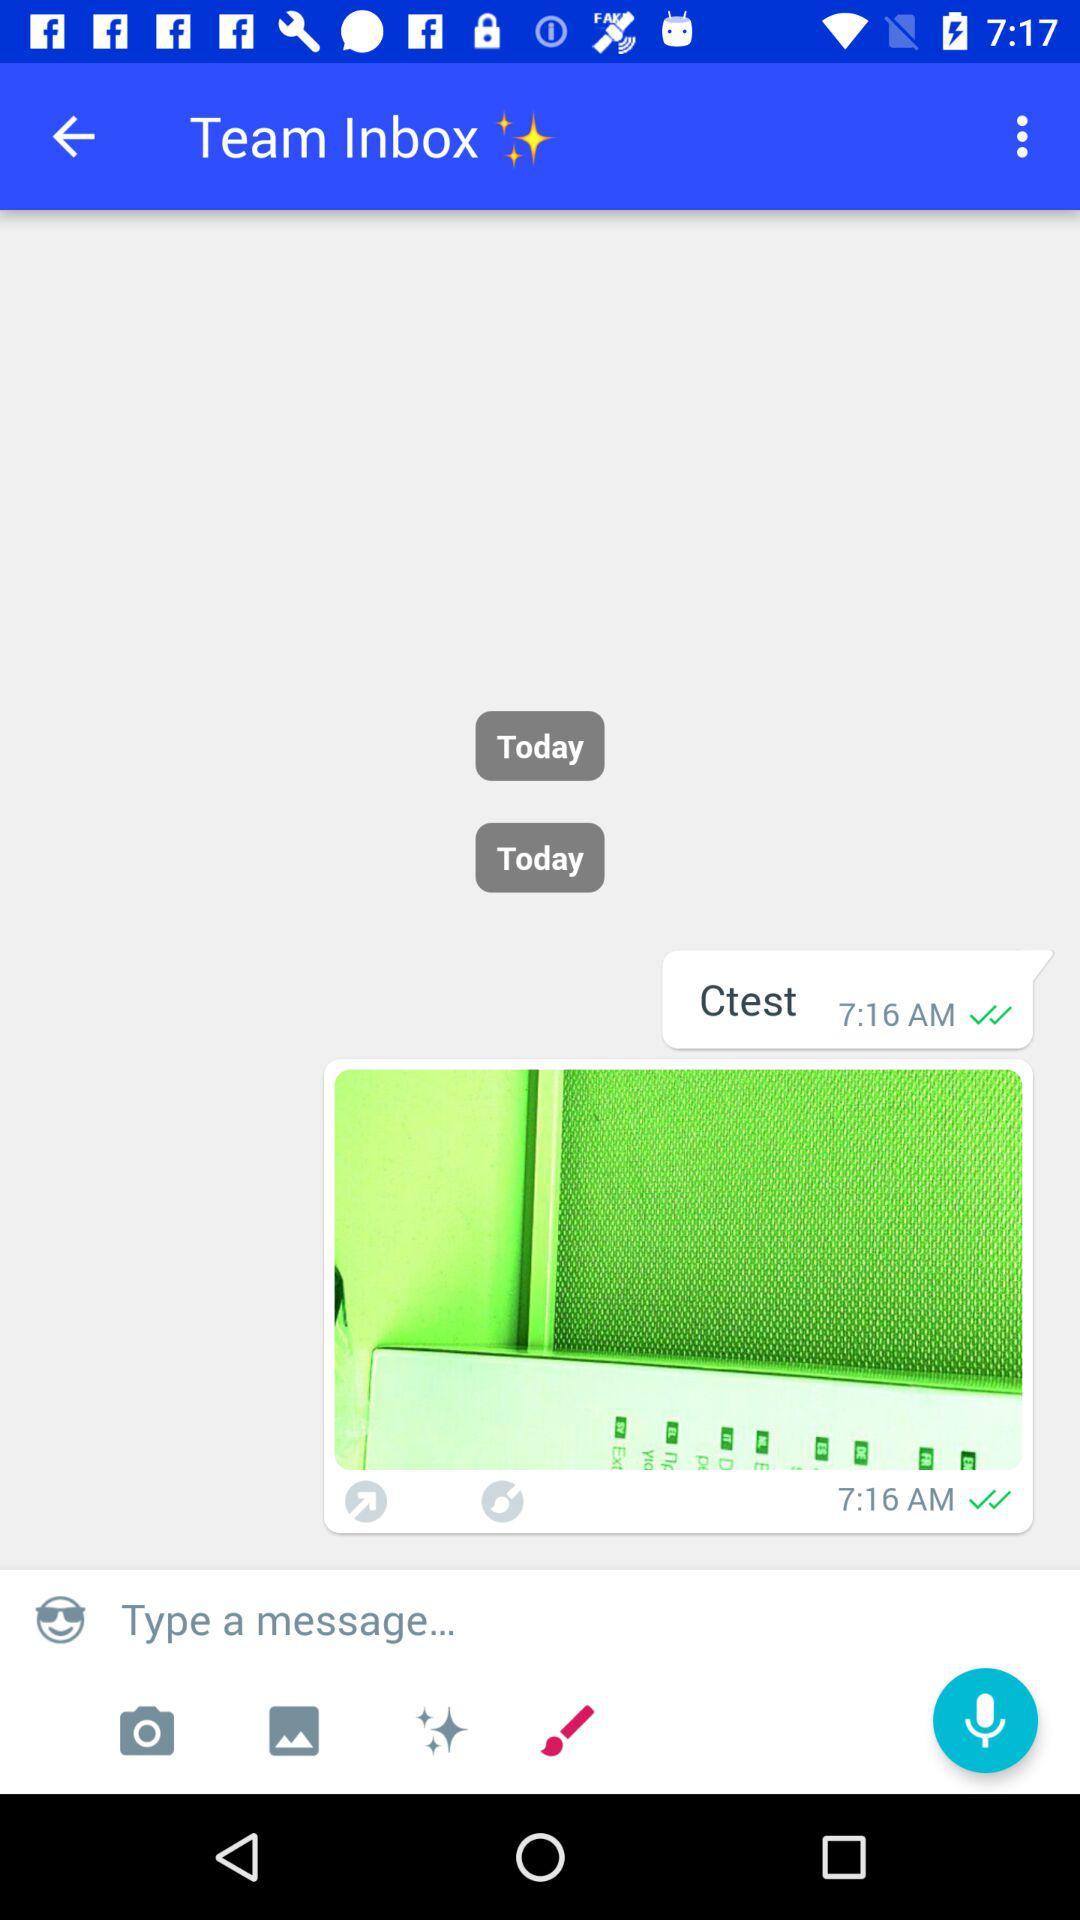  What do you see at coordinates (748, 999) in the screenshot?
I see `the text which says ctest` at bounding box center [748, 999].